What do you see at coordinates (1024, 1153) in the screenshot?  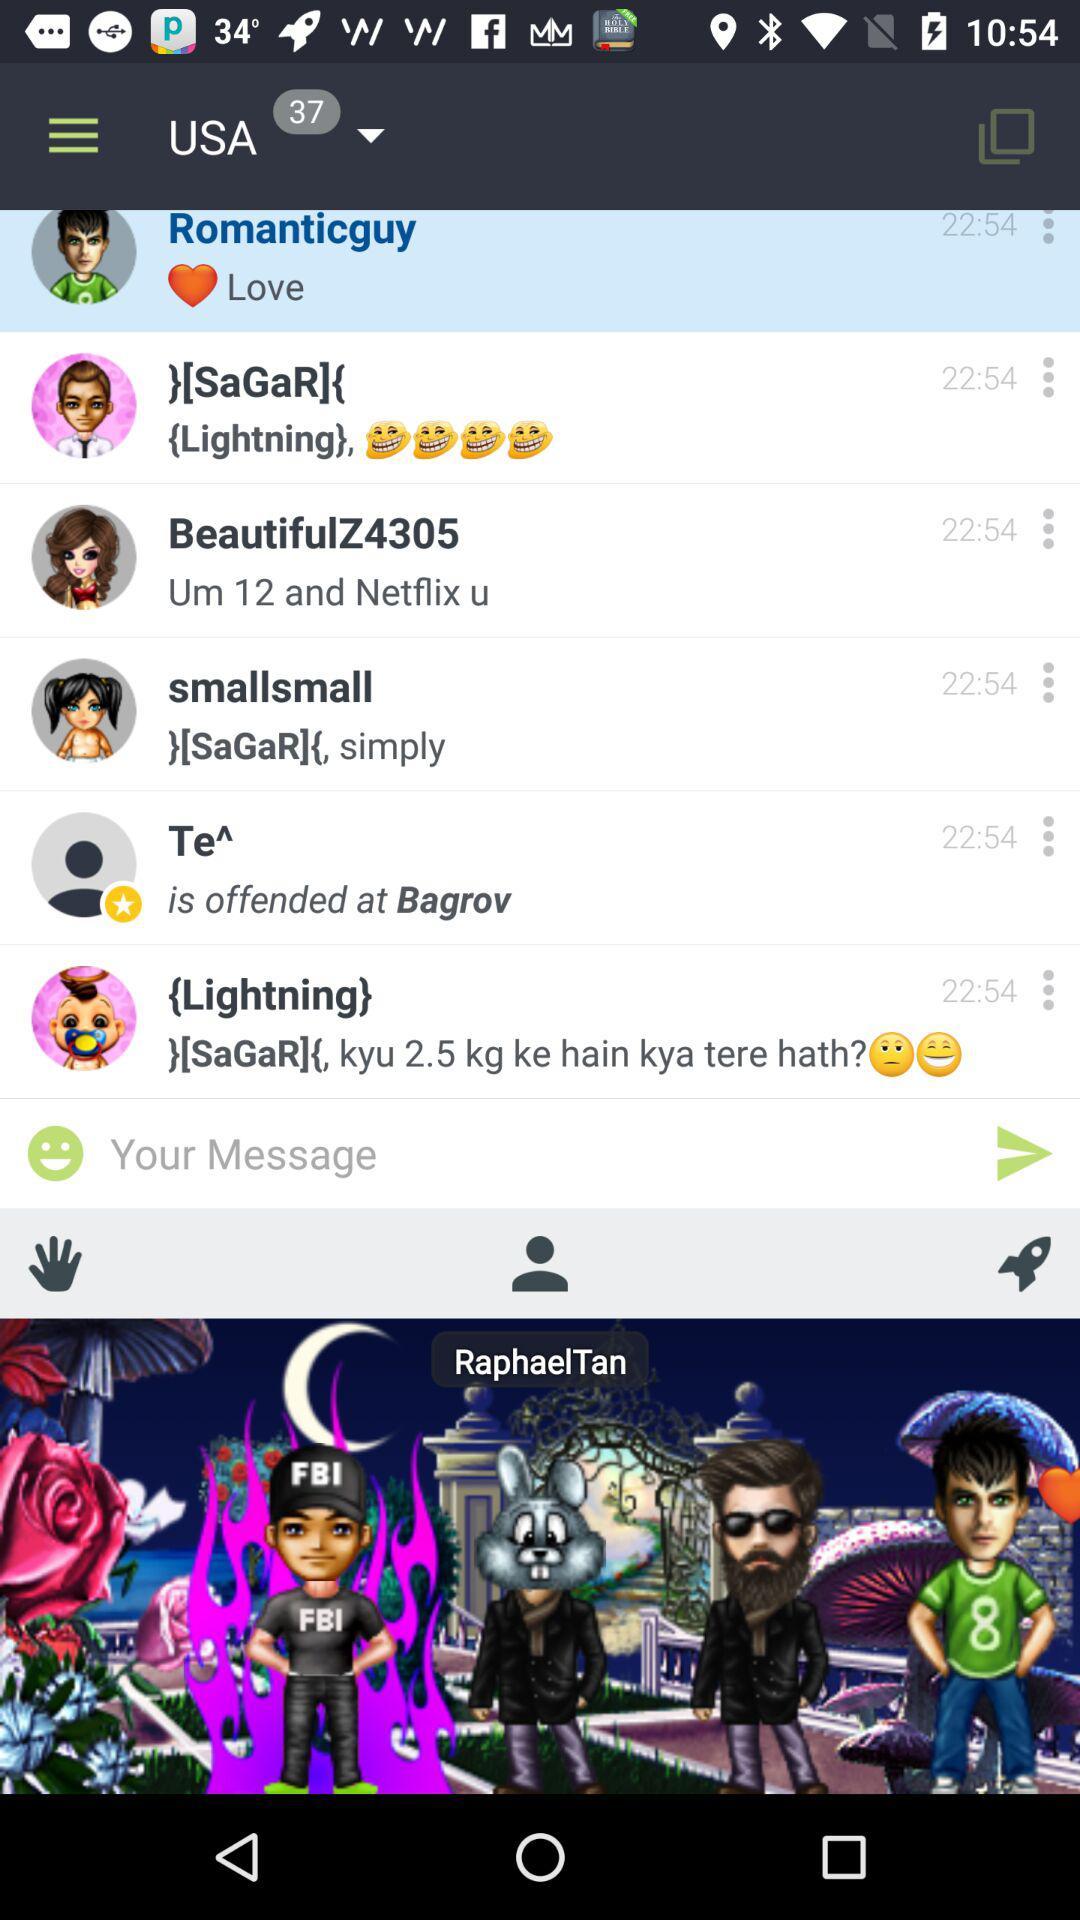 I see `send message` at bounding box center [1024, 1153].